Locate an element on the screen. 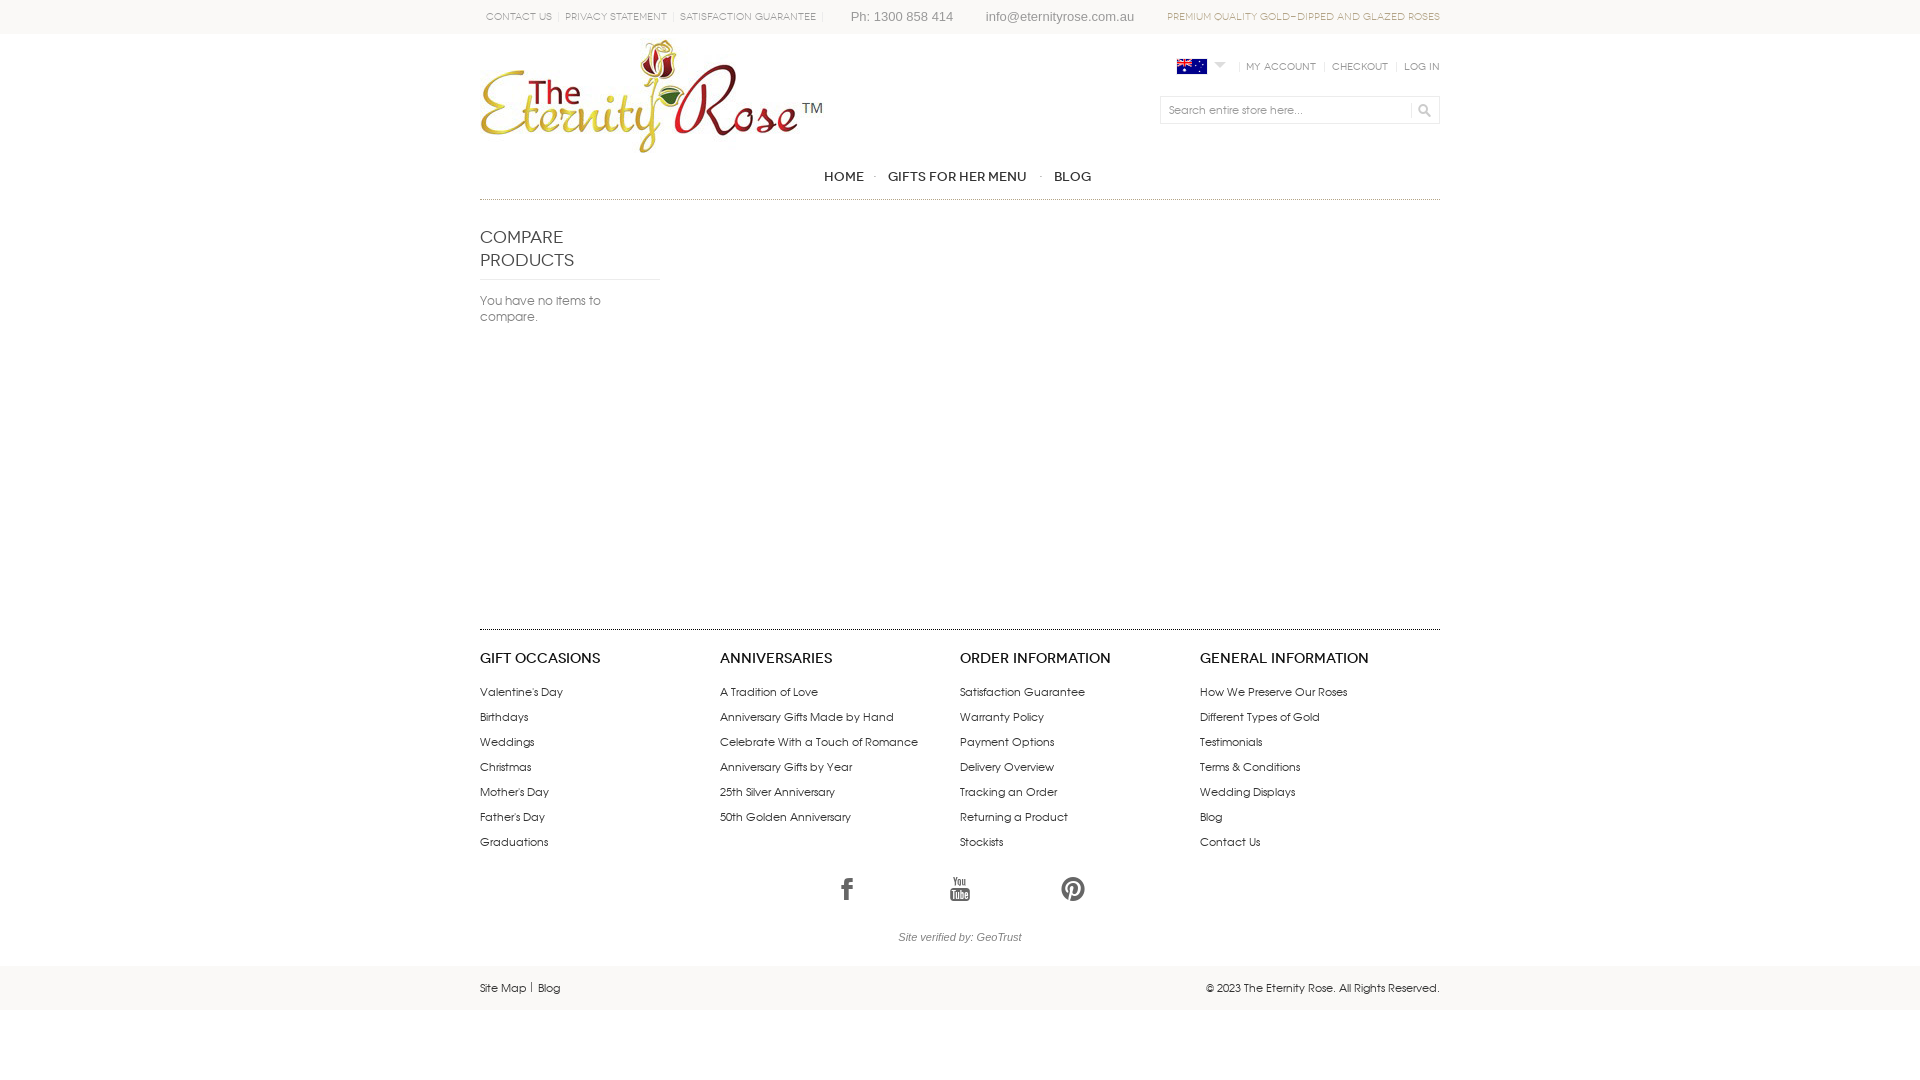 This screenshot has height=1080, width=1920. 'Different Types of Gold' is located at coordinates (1258, 715).